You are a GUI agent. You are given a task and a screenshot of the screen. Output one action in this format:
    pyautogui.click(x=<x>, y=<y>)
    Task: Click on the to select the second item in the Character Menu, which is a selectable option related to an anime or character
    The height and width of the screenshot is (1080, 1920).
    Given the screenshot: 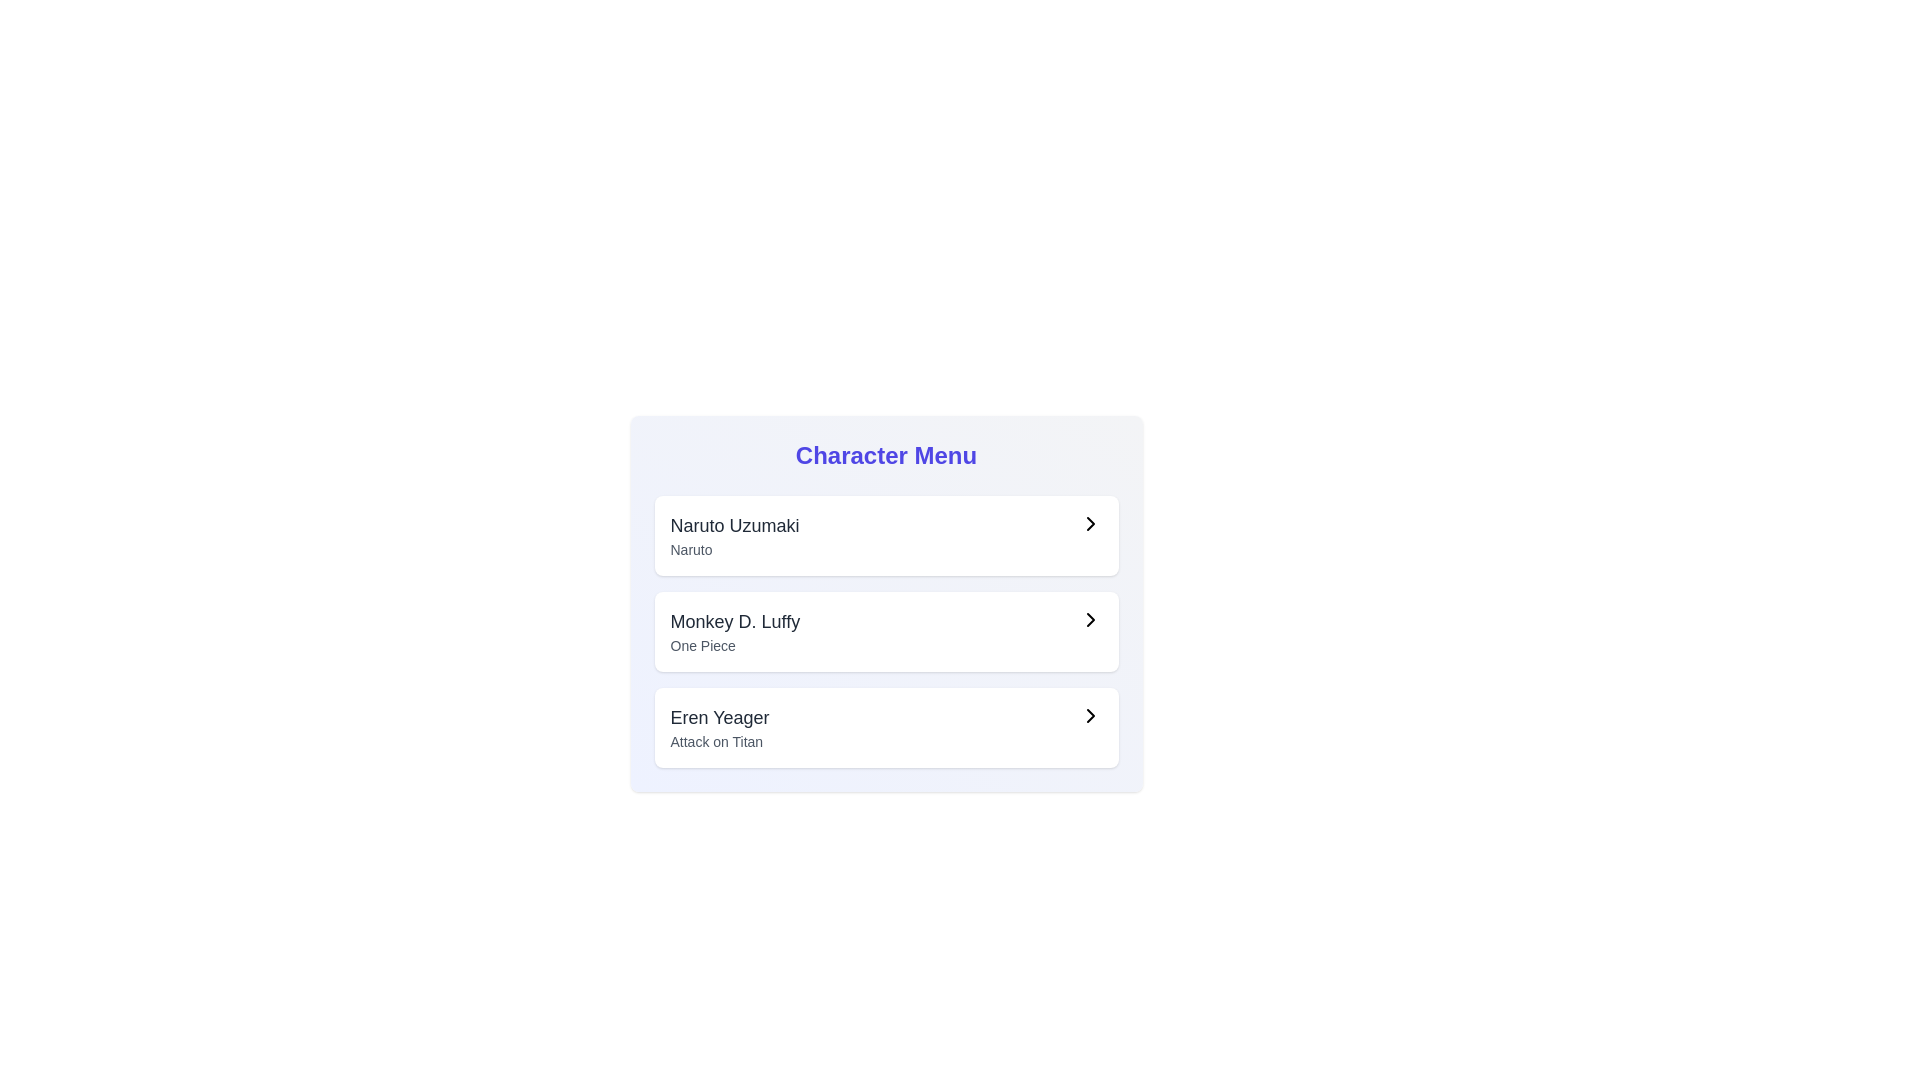 What is the action you would take?
    pyautogui.click(x=885, y=632)
    